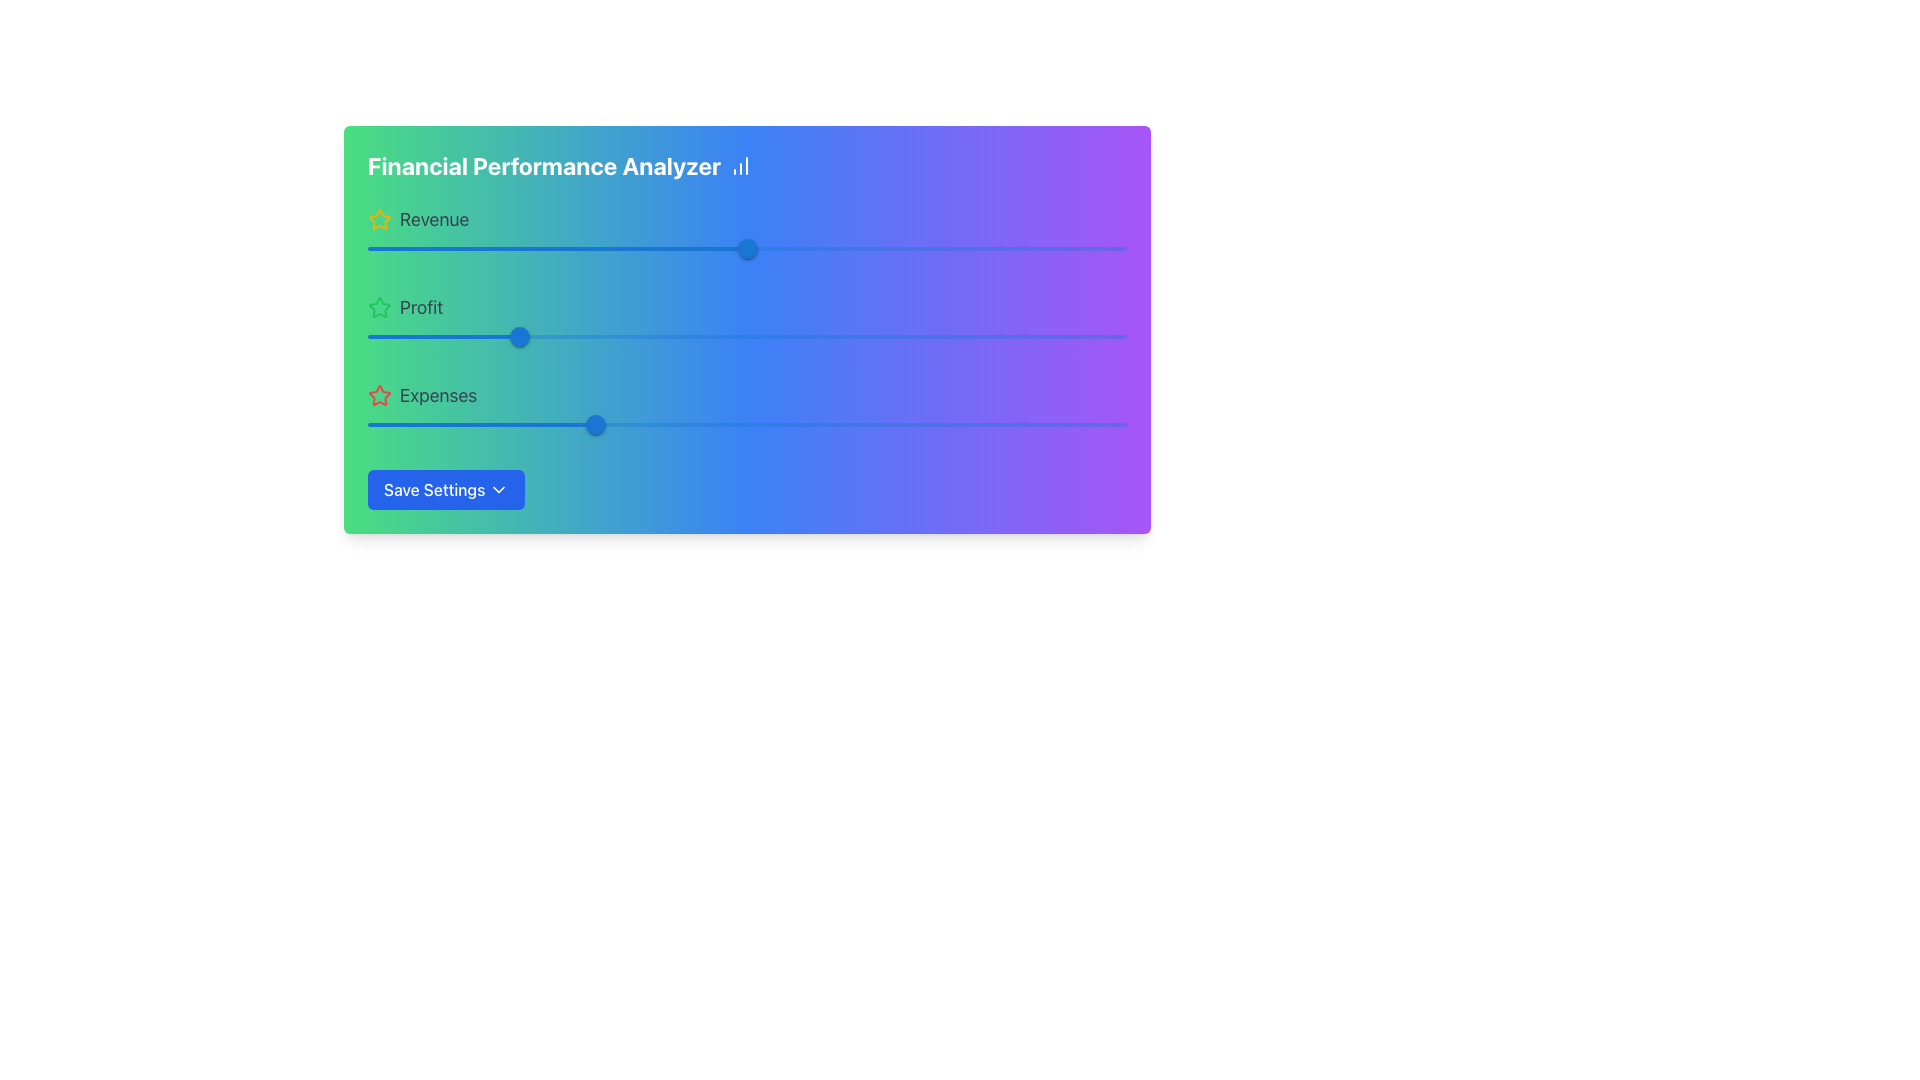  I want to click on the slider value, so click(380, 423).